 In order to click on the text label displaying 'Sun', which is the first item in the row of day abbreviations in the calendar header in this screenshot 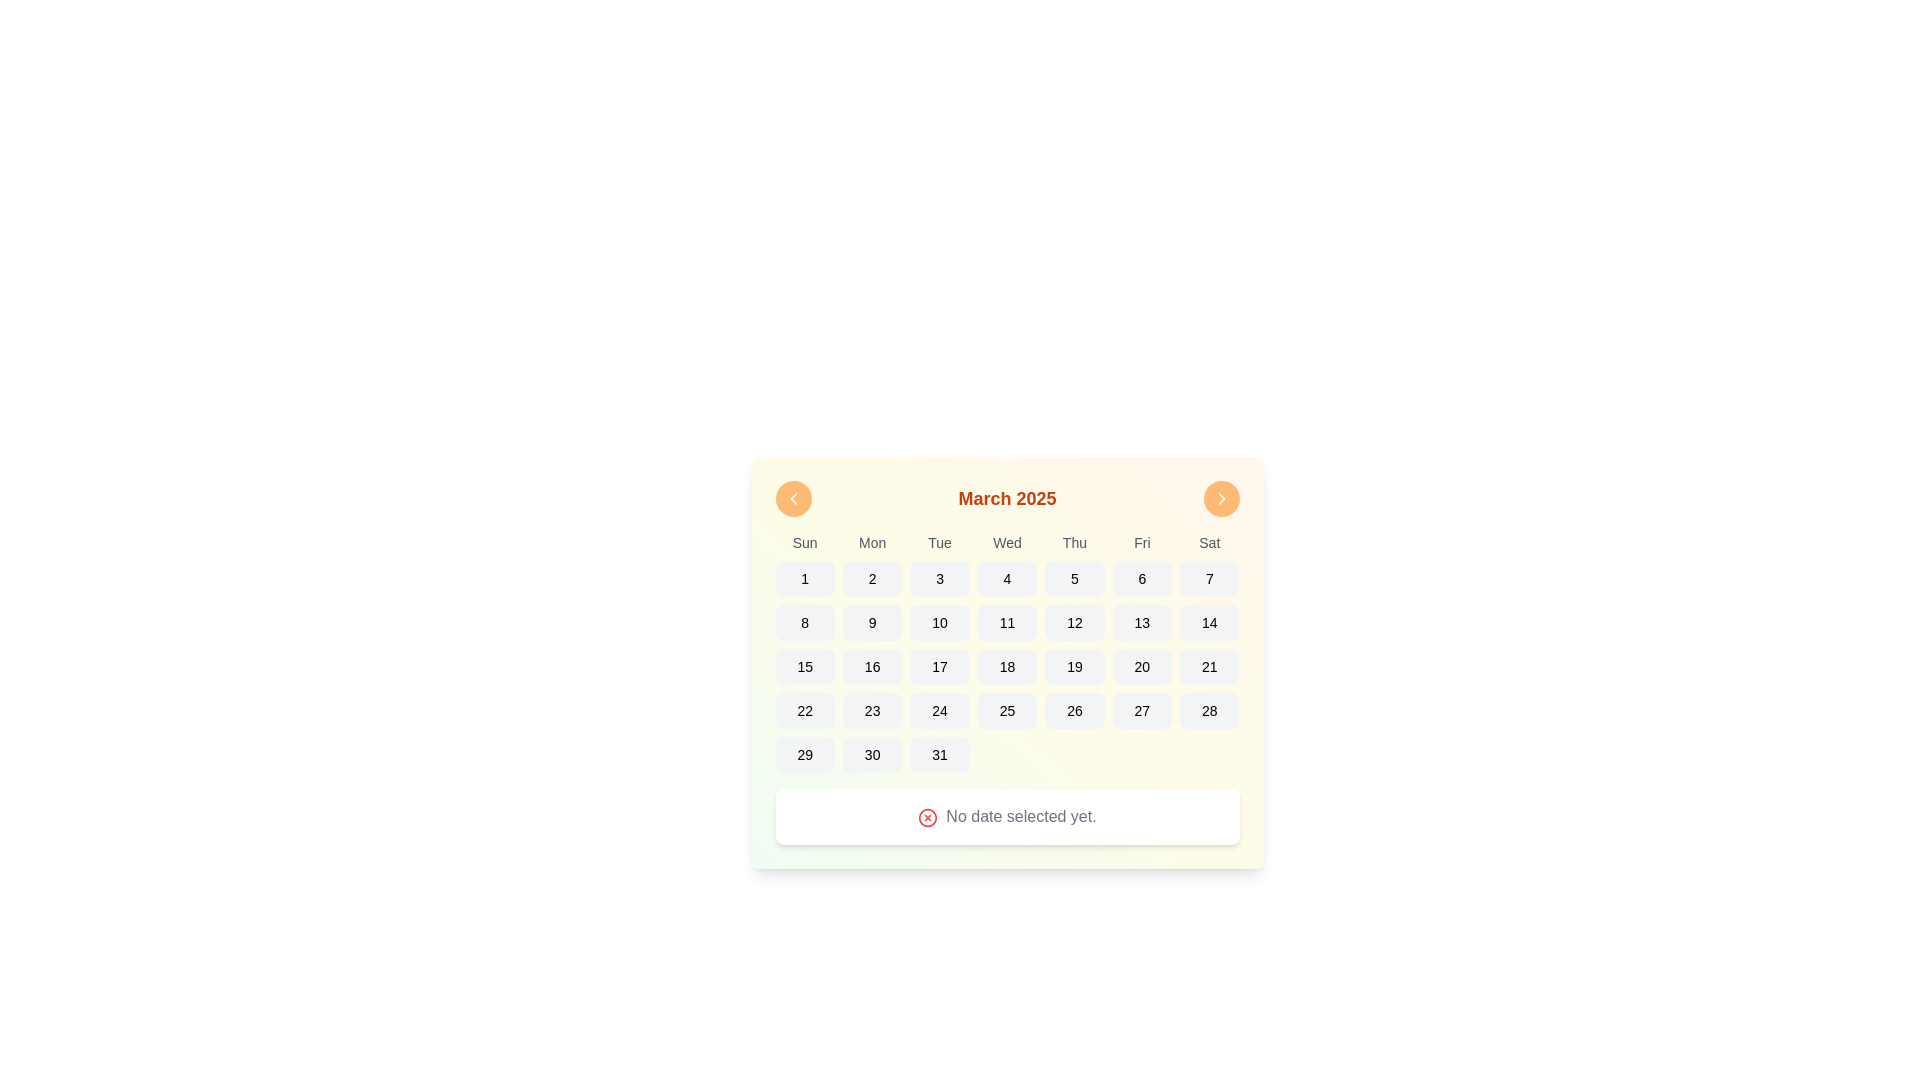, I will do `click(805, 543)`.